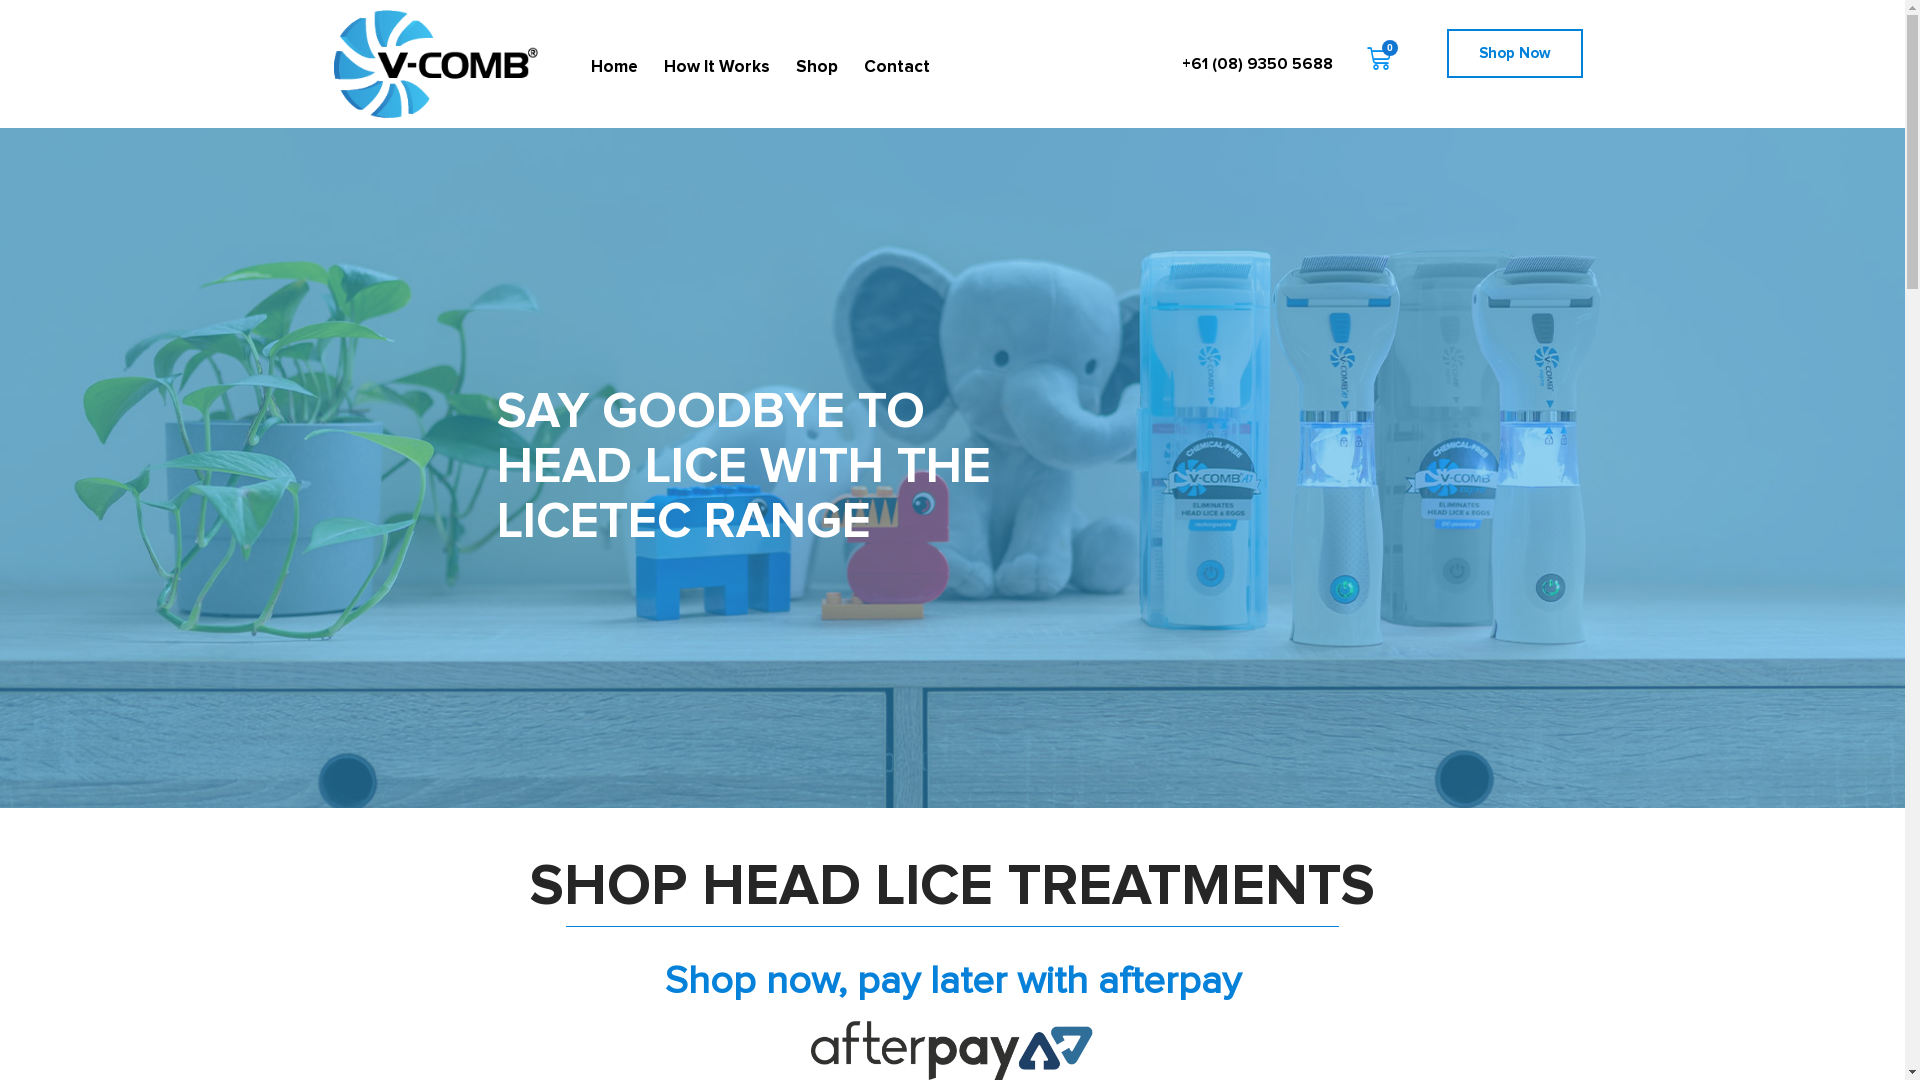  Describe the element at coordinates (781, 67) in the screenshot. I see `'Shop'` at that location.